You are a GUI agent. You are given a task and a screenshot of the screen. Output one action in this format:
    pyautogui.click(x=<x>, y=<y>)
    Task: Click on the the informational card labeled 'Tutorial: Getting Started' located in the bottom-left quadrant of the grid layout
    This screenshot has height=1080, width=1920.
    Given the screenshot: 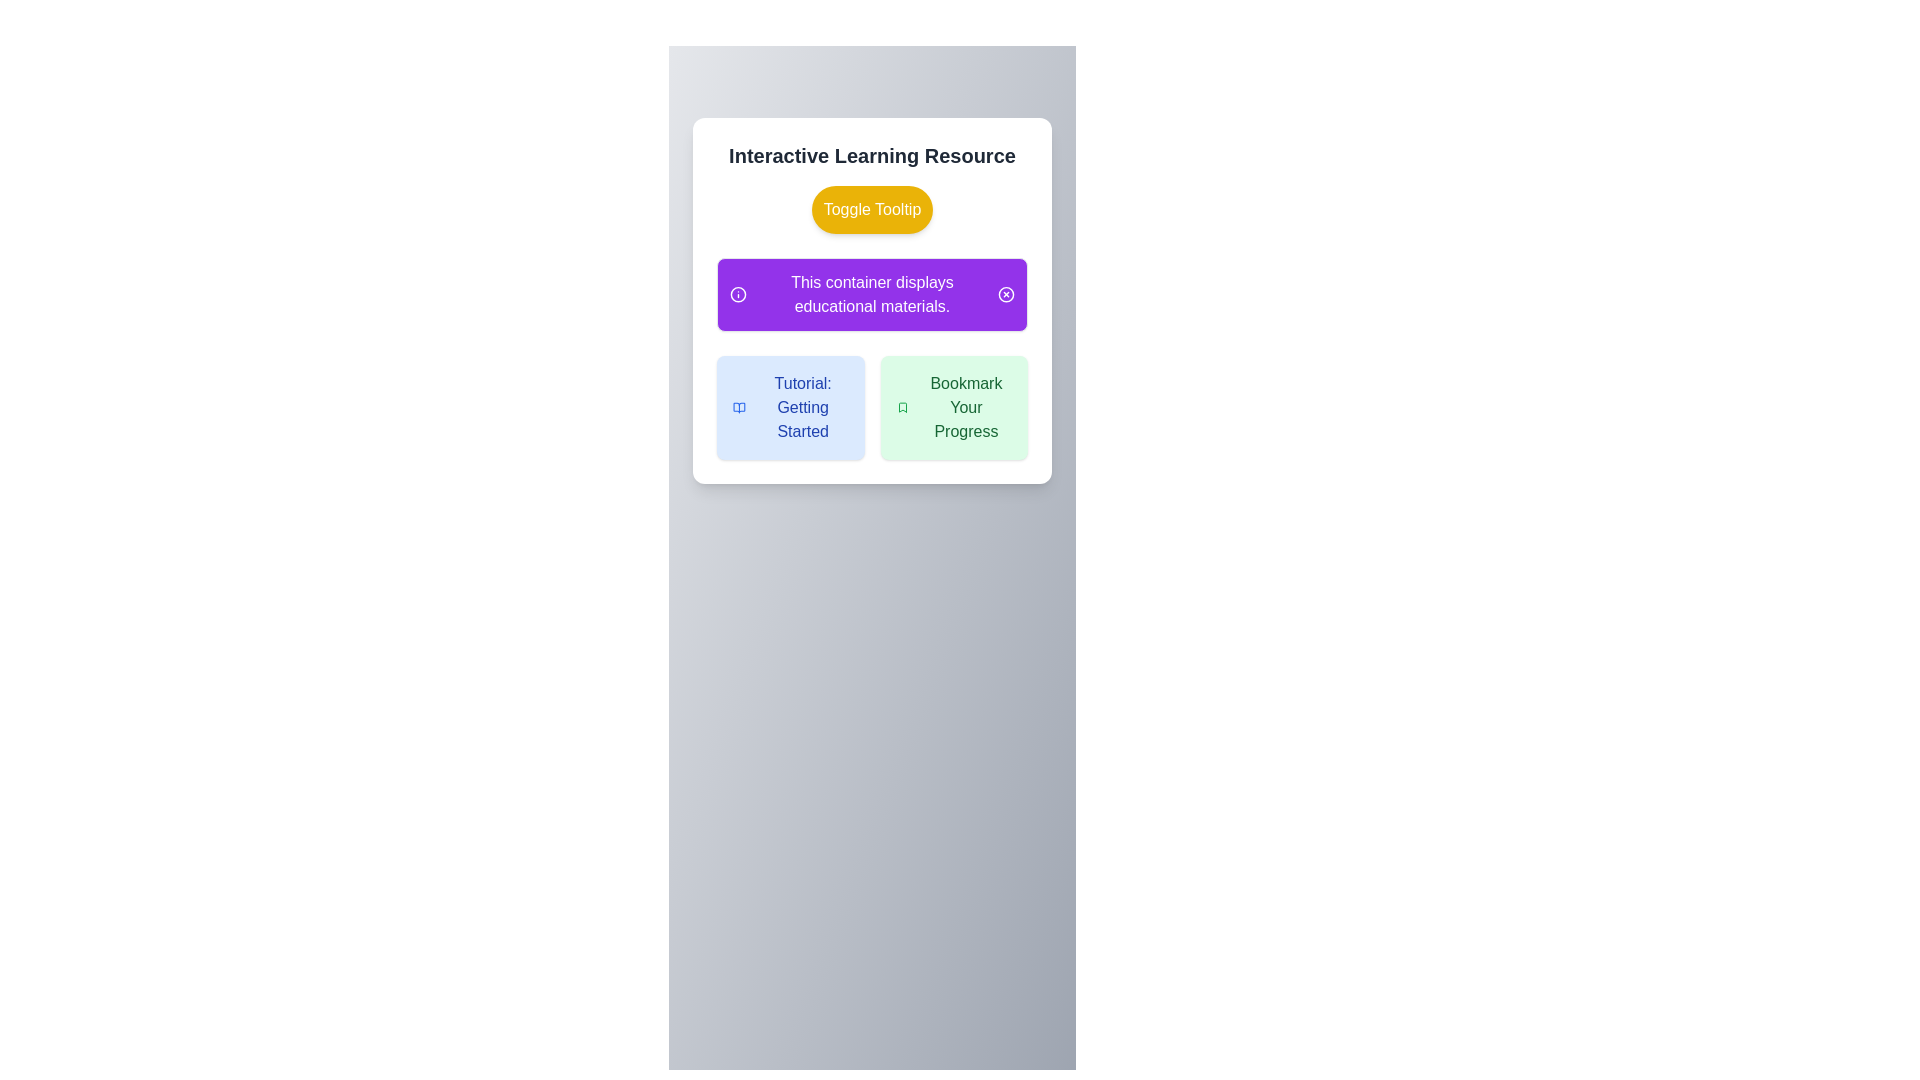 What is the action you would take?
    pyautogui.click(x=789, y=407)
    